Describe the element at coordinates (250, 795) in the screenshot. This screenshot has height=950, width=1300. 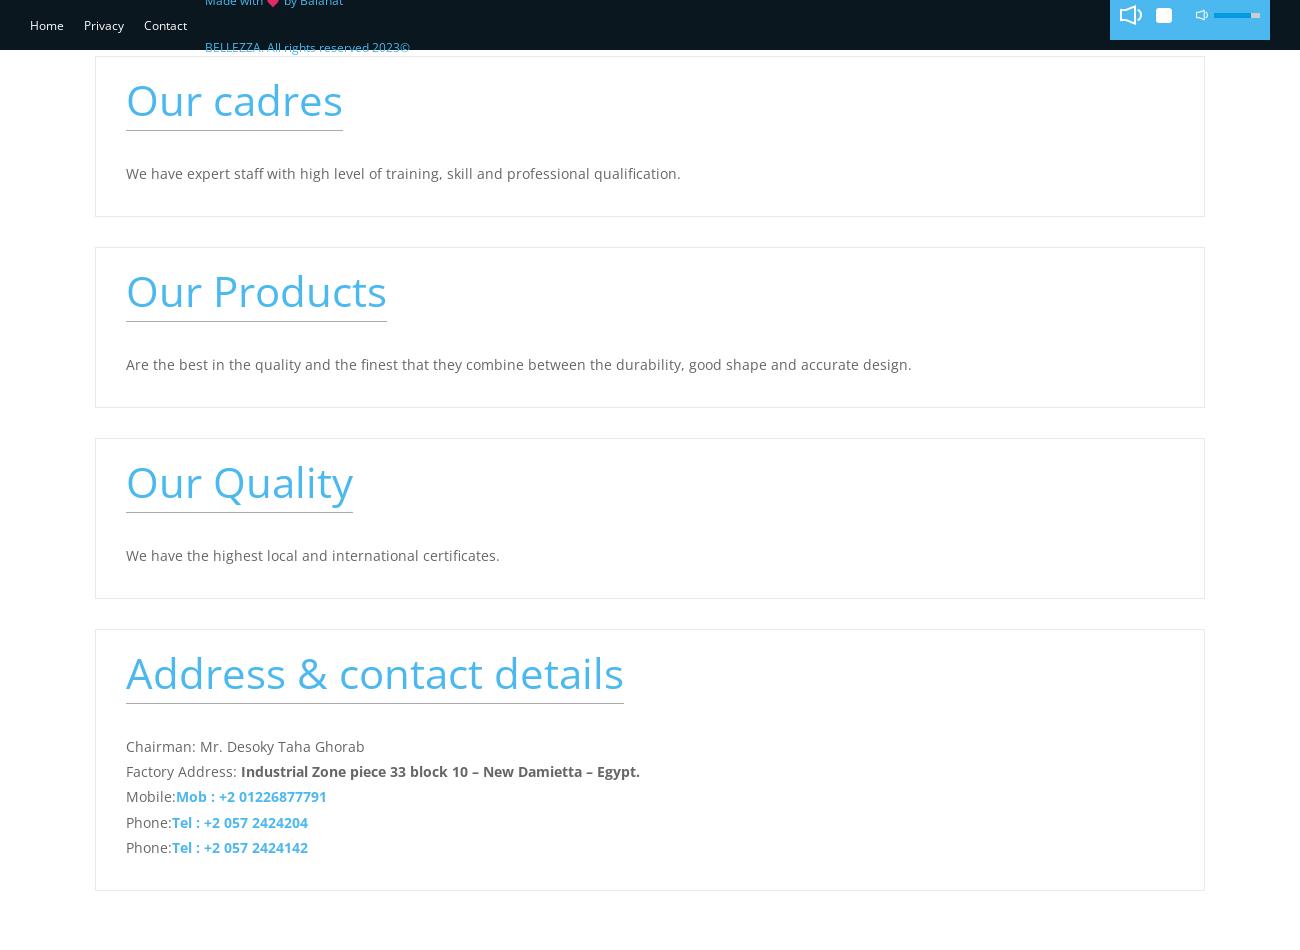
I see `'Mob : +2 01226877791'` at that location.